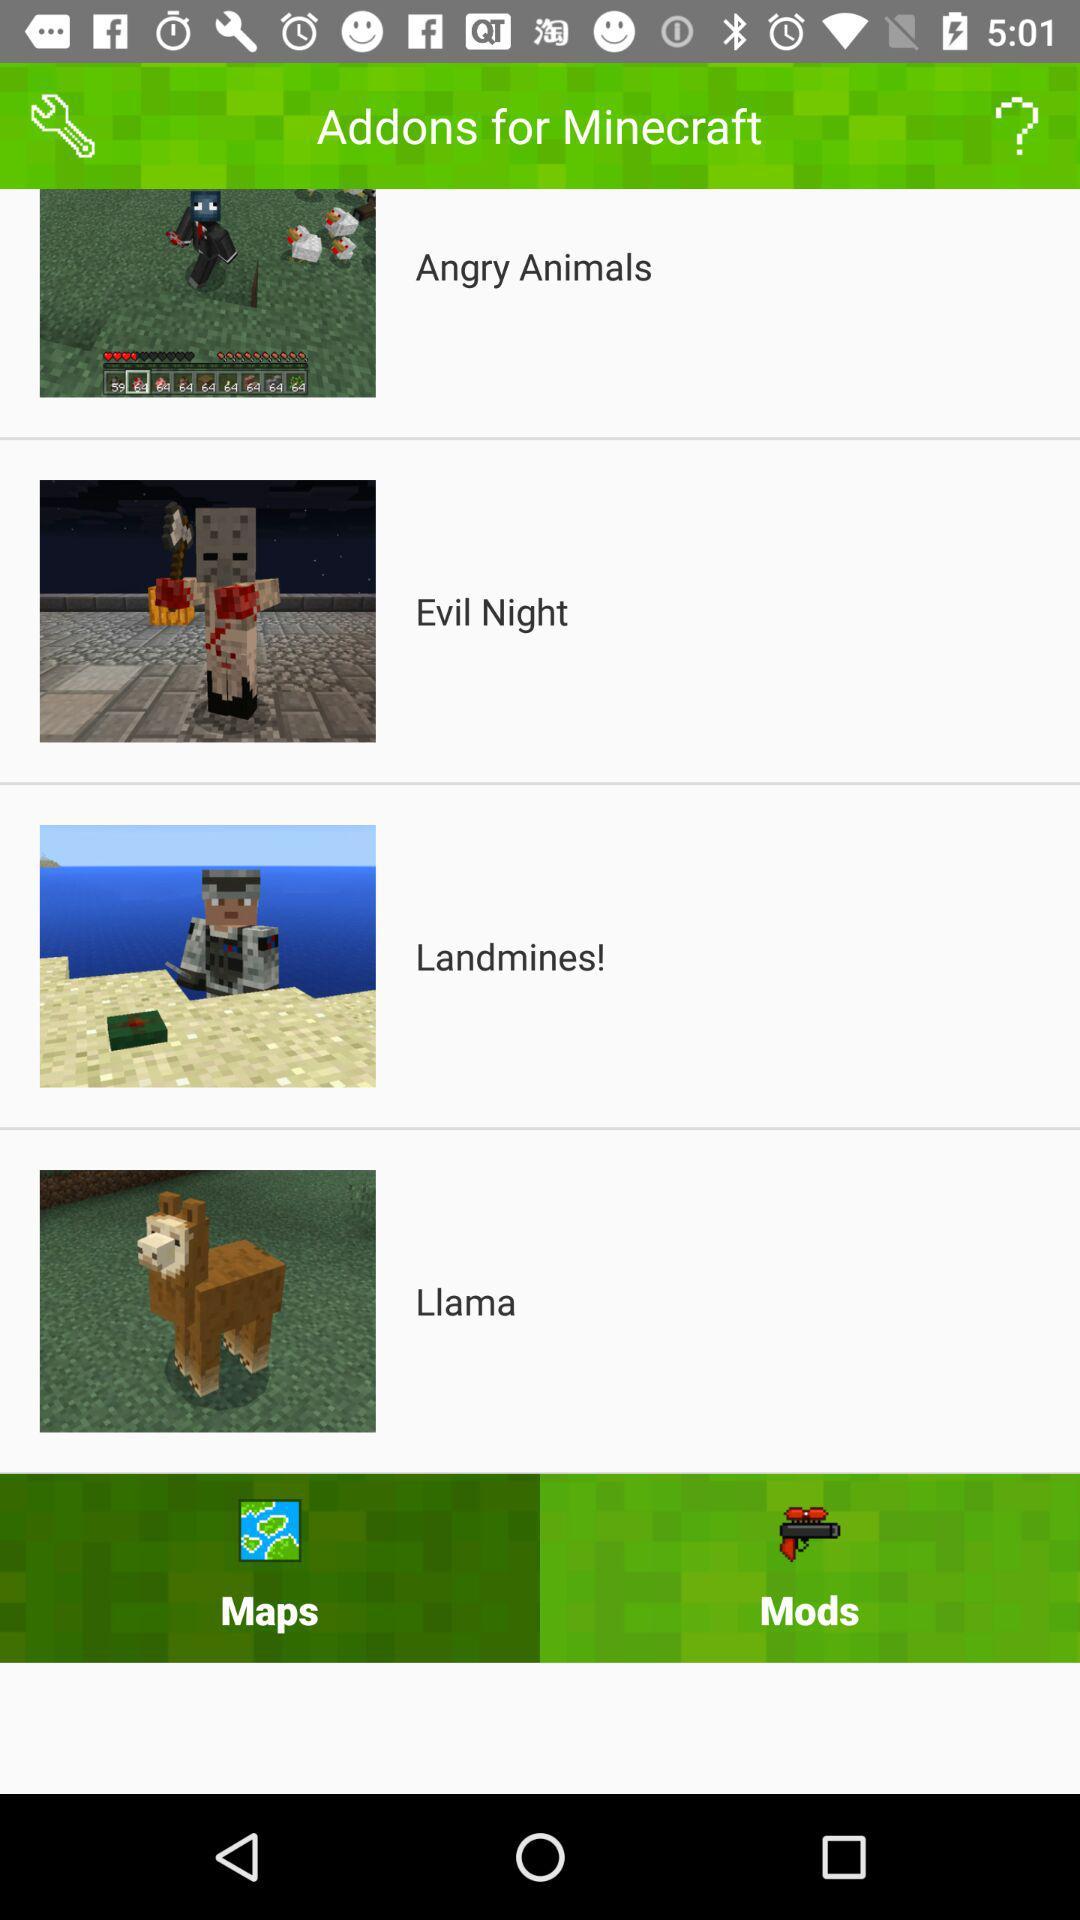  What do you see at coordinates (1017, 124) in the screenshot?
I see `the help icon` at bounding box center [1017, 124].